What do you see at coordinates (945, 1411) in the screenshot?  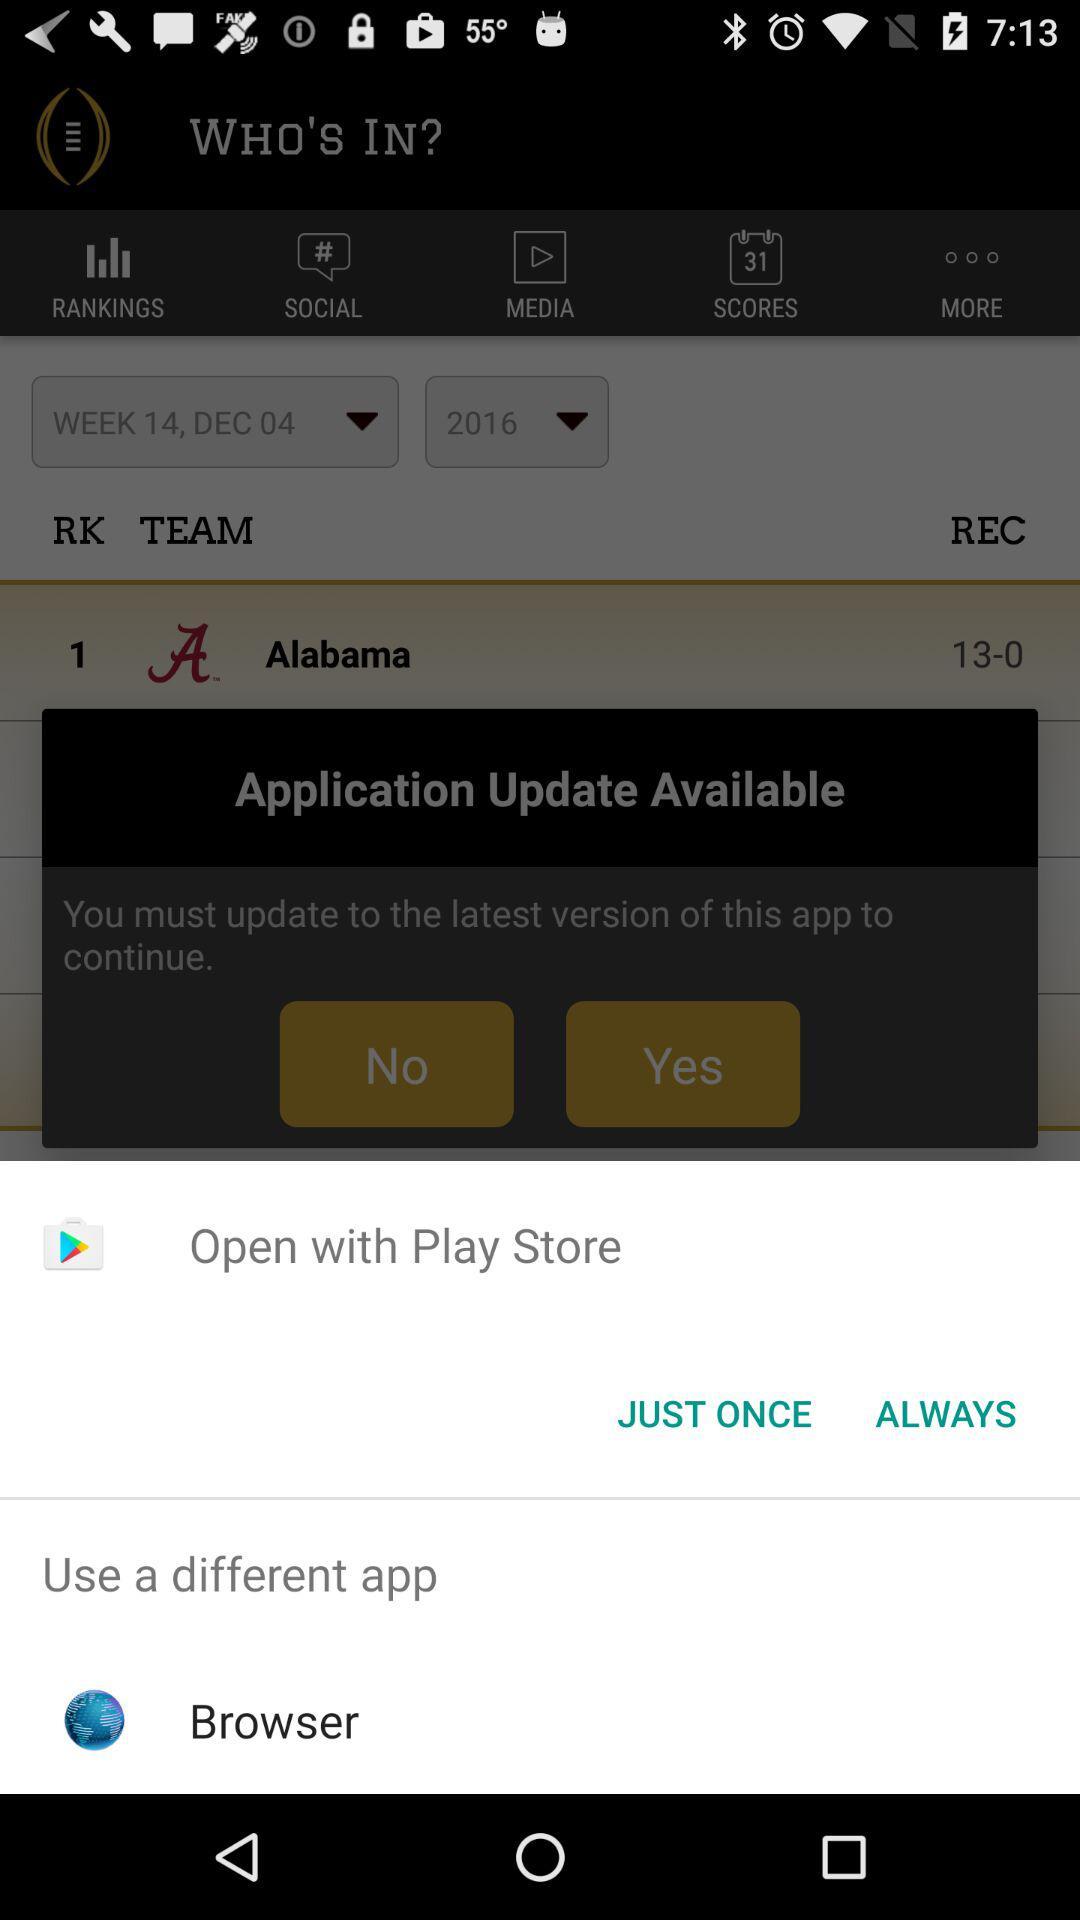 I see `the always at the bottom right corner` at bounding box center [945, 1411].